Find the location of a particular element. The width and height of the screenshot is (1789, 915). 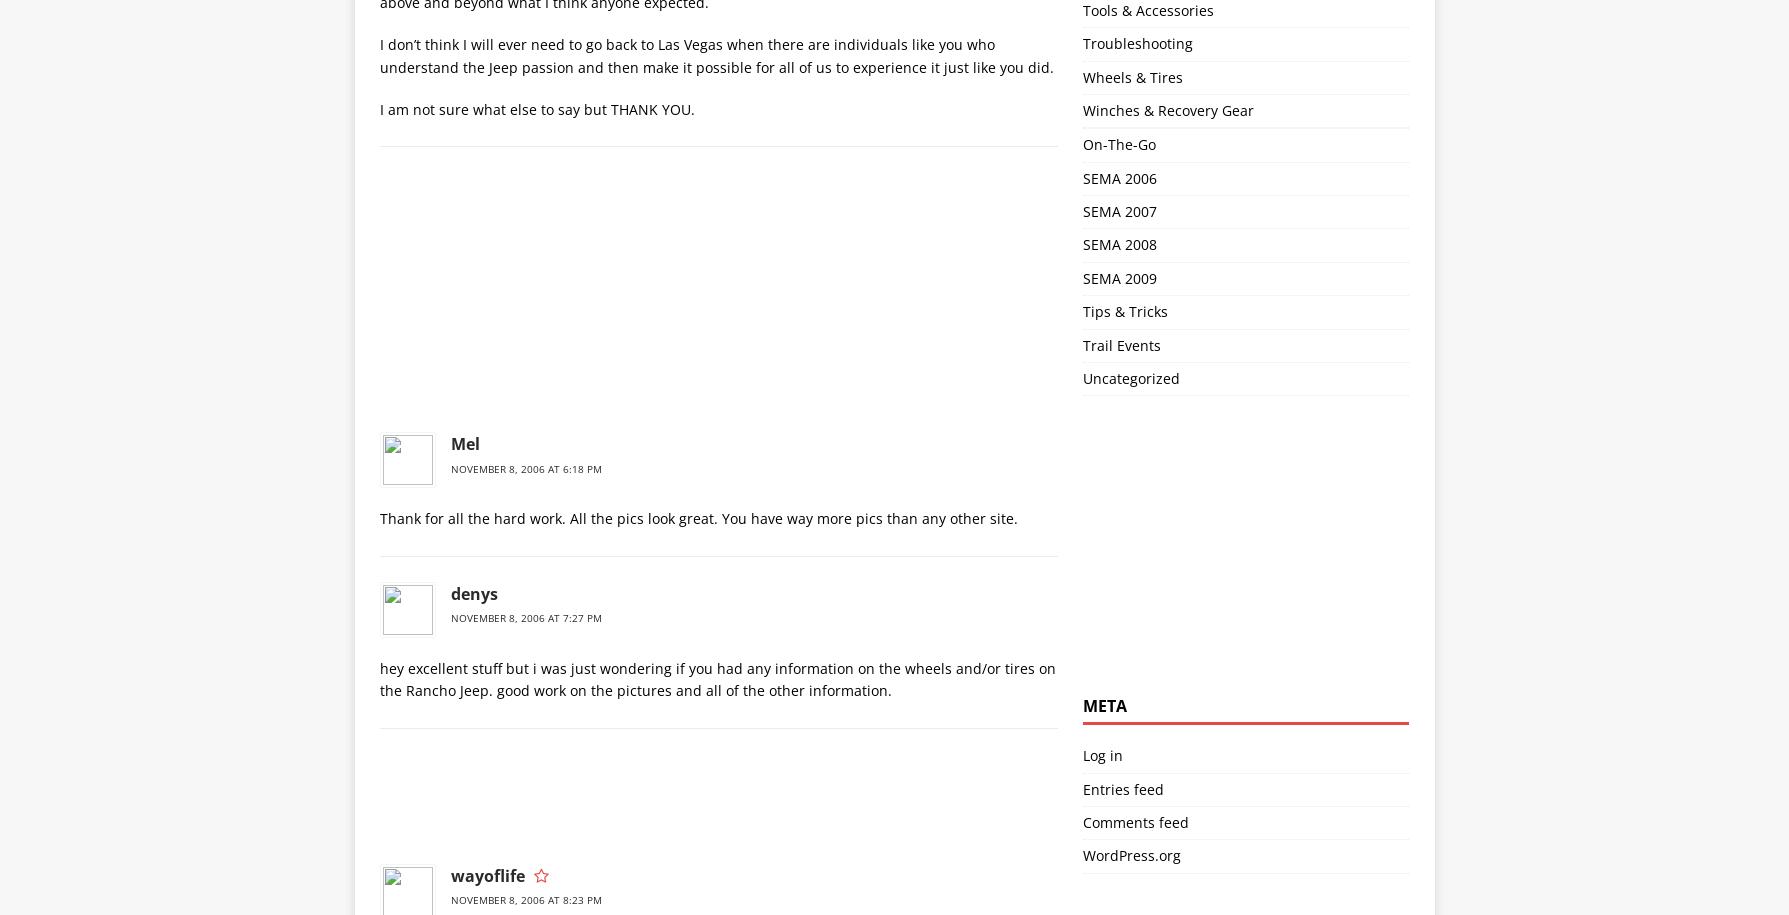

'I am not sure what else to say but THANK YOU.' is located at coordinates (535, 109).